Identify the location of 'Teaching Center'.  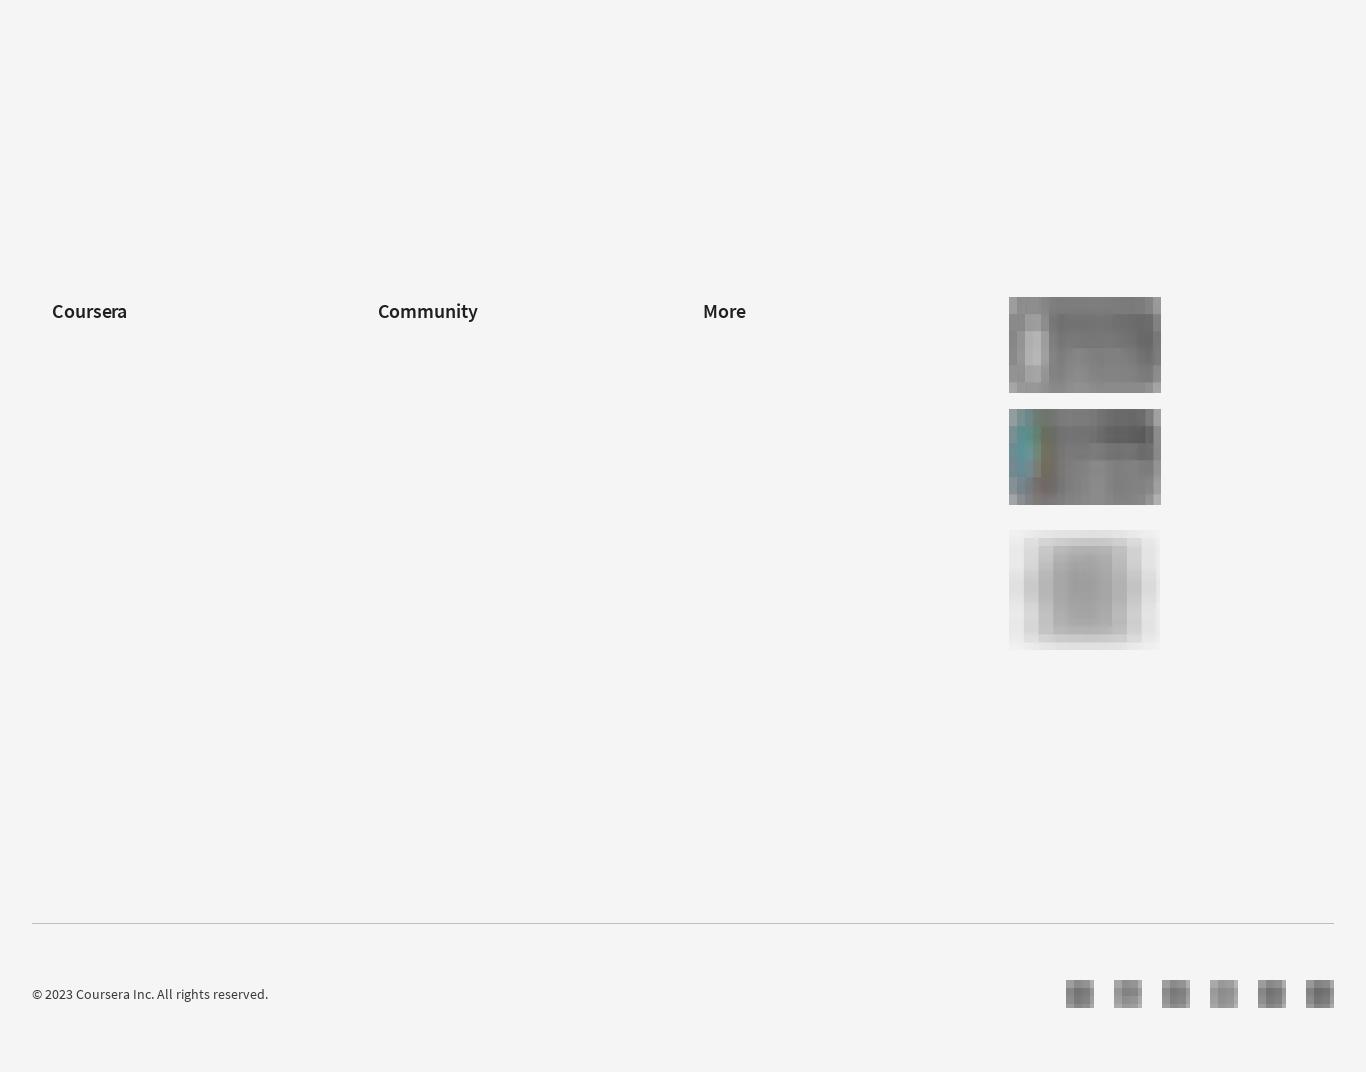
(423, 526).